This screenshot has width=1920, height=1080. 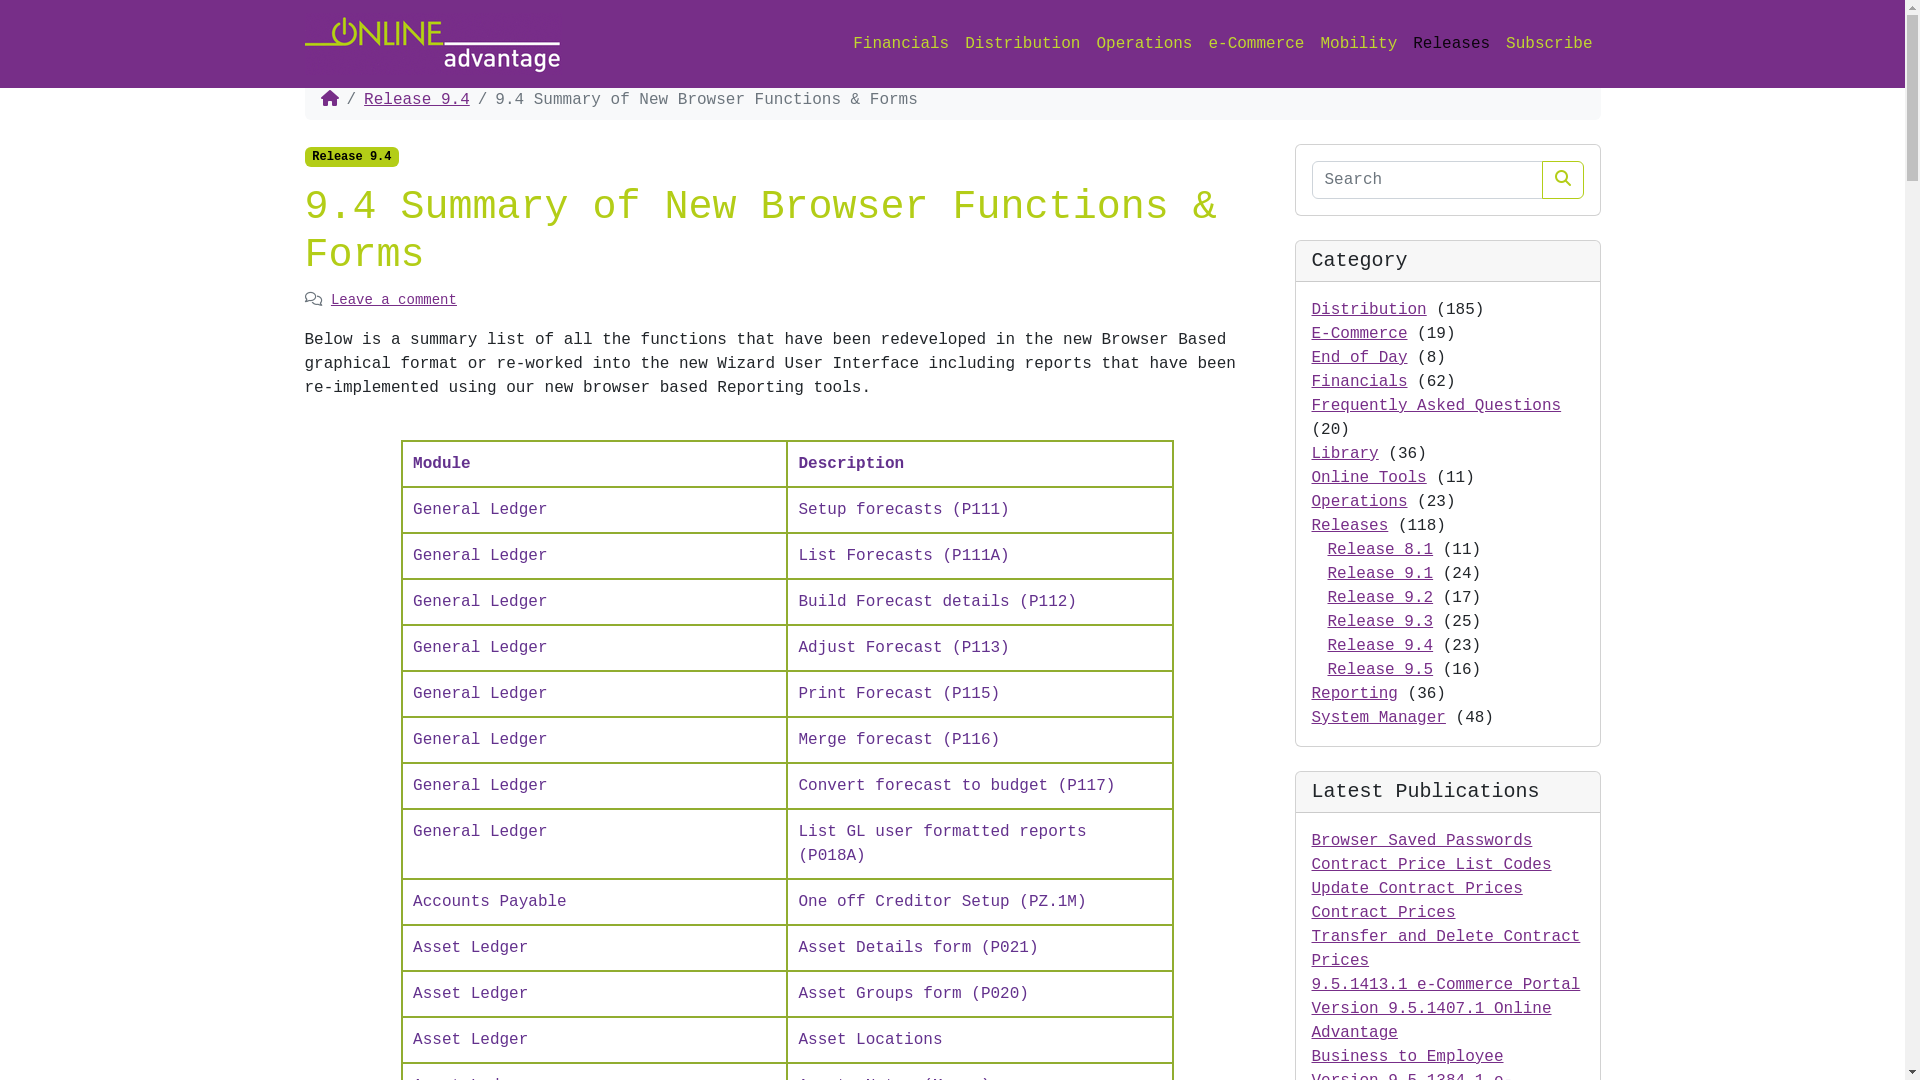 I want to click on 'Contract Price List Codes', so click(x=1430, y=863).